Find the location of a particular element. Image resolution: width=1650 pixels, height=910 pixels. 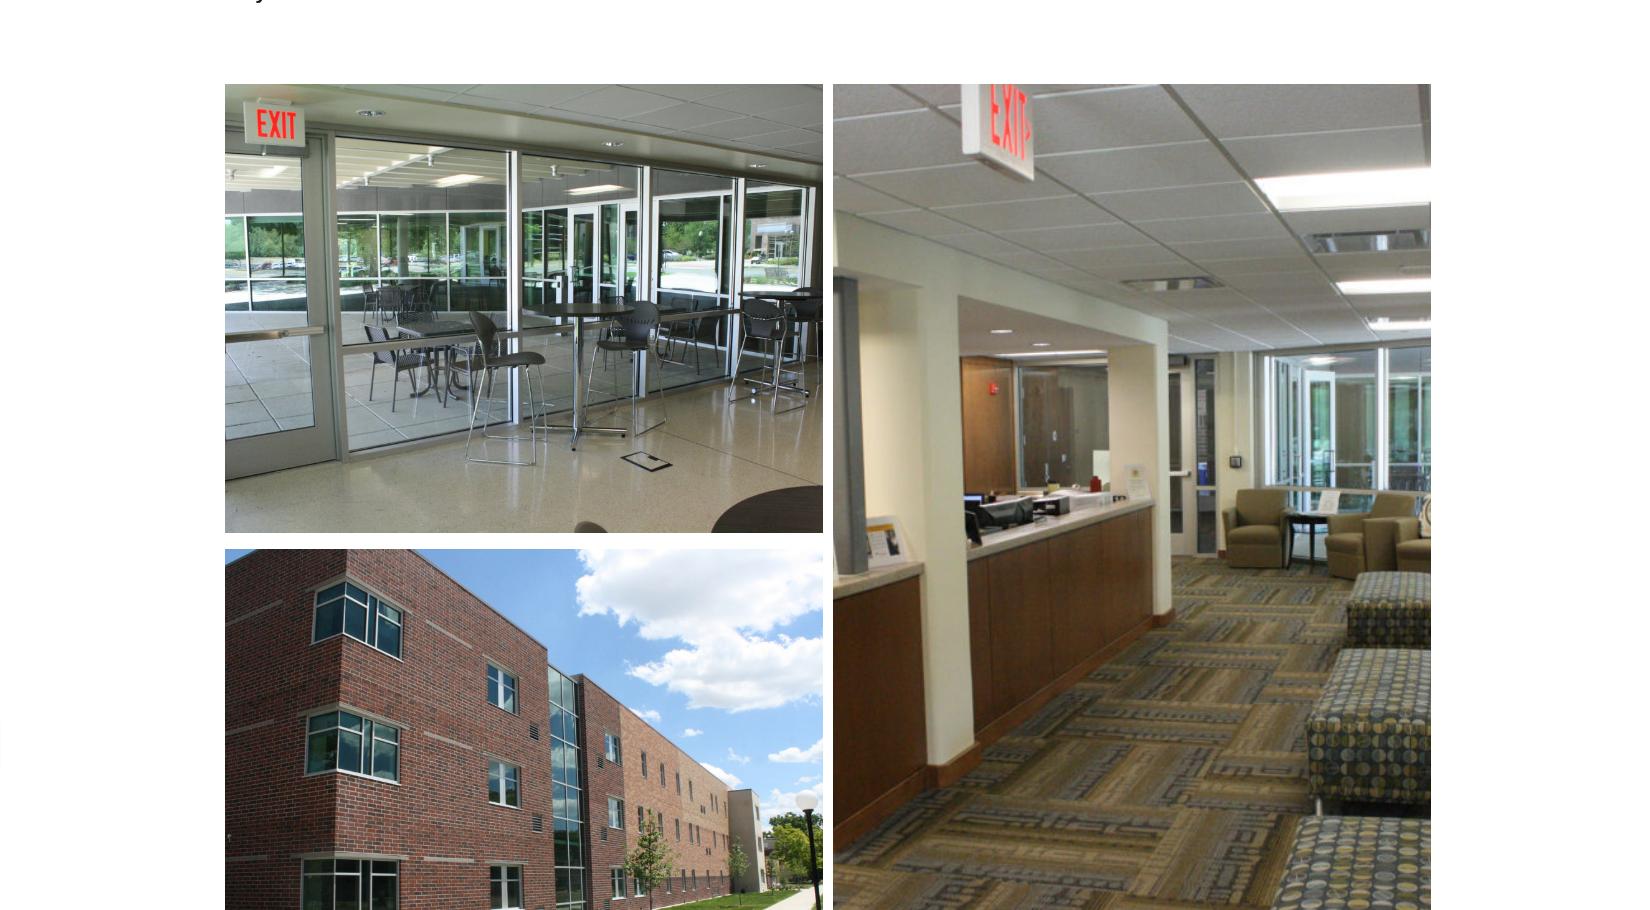

'Resources' is located at coordinates (825, 784).